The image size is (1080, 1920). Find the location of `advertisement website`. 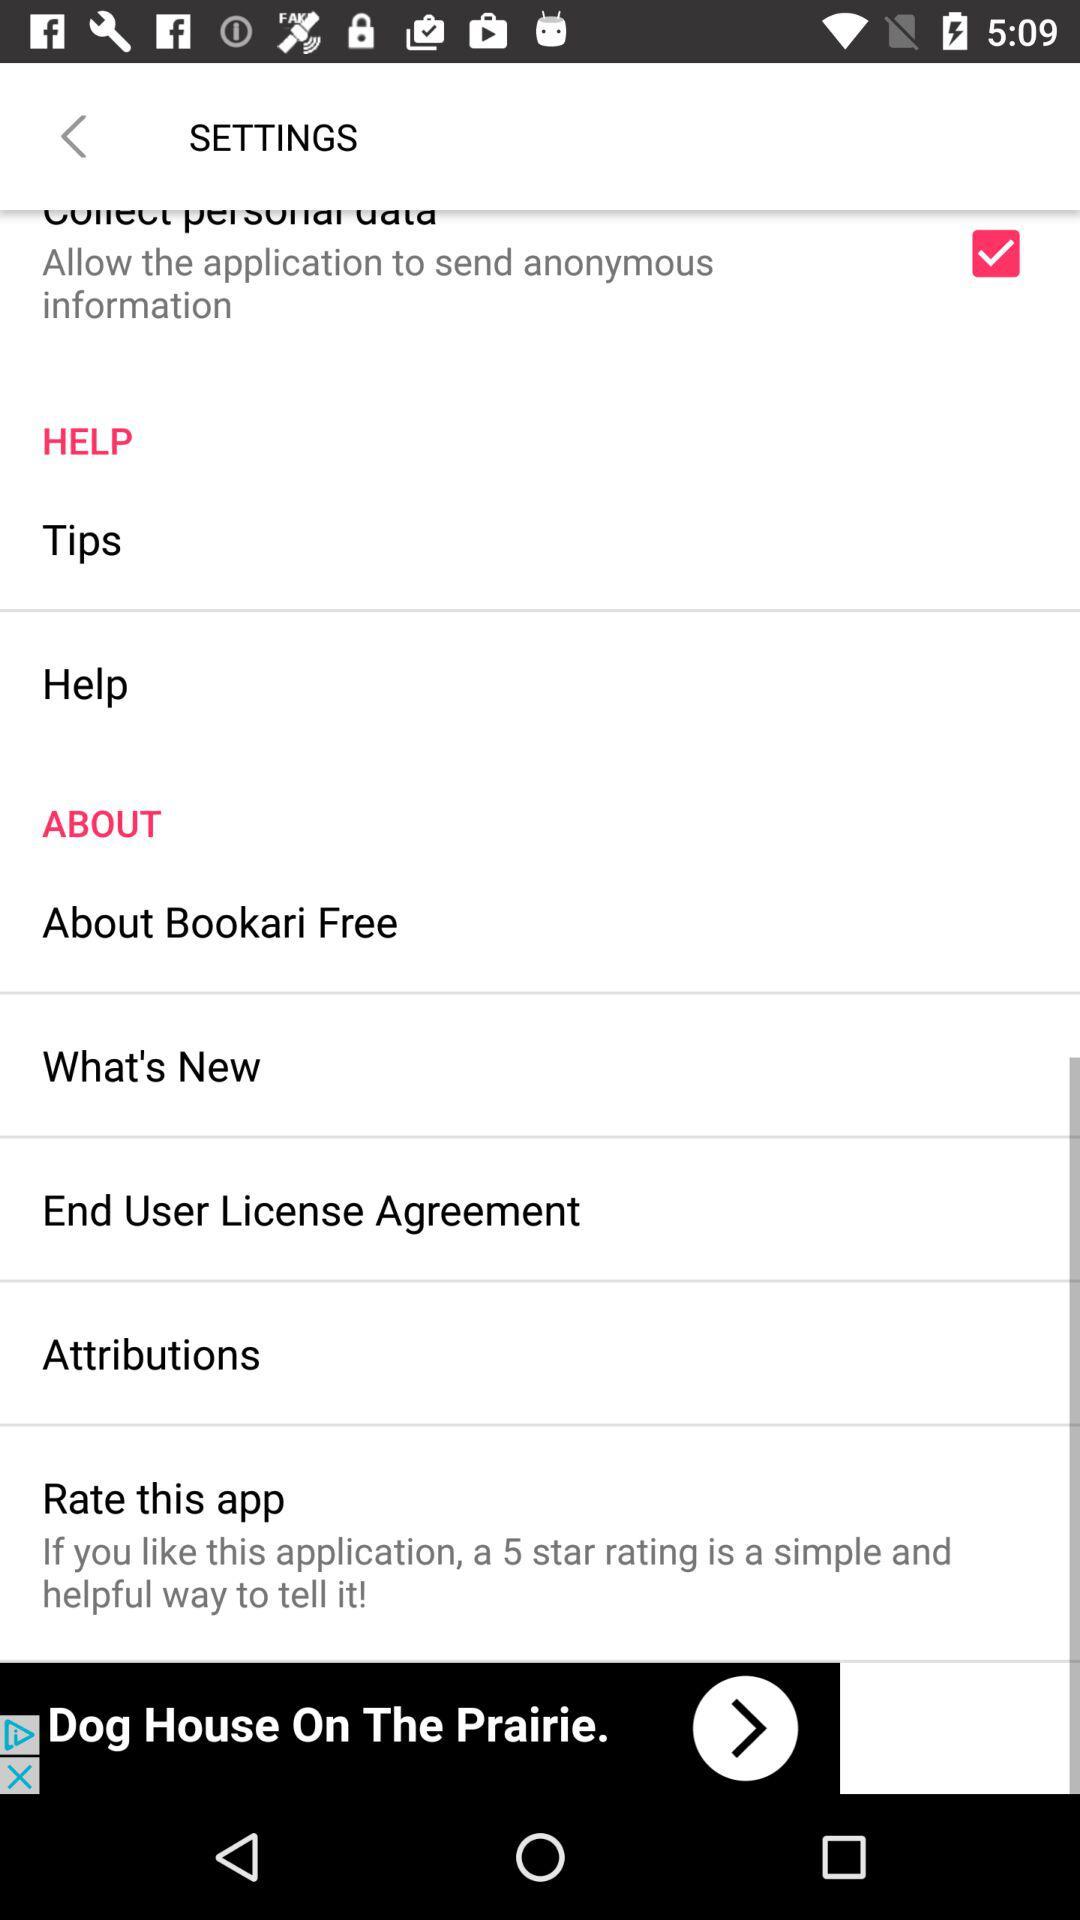

advertisement website is located at coordinates (419, 1727).